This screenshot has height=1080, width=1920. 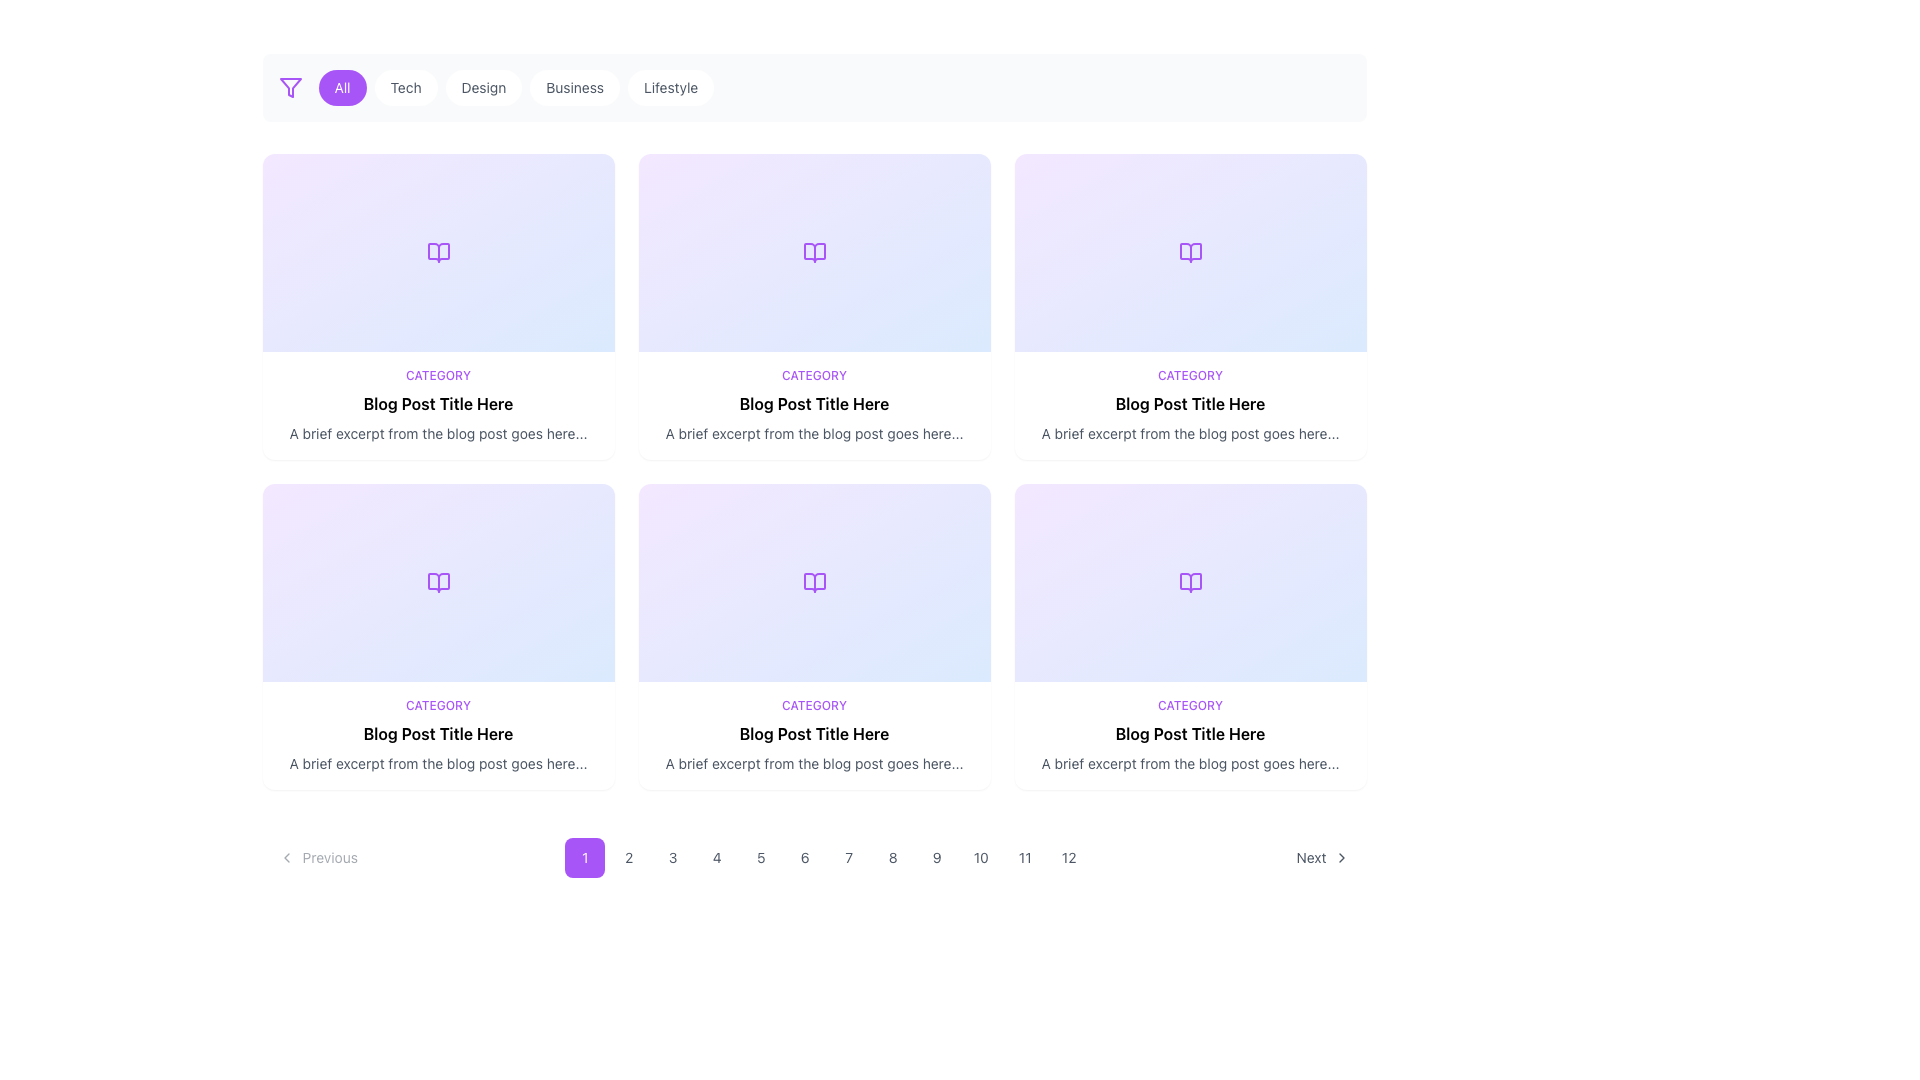 I want to click on the icon representing books or reading content located in the third card of the second row in a 4x3 grid layout for interaction, so click(x=814, y=582).